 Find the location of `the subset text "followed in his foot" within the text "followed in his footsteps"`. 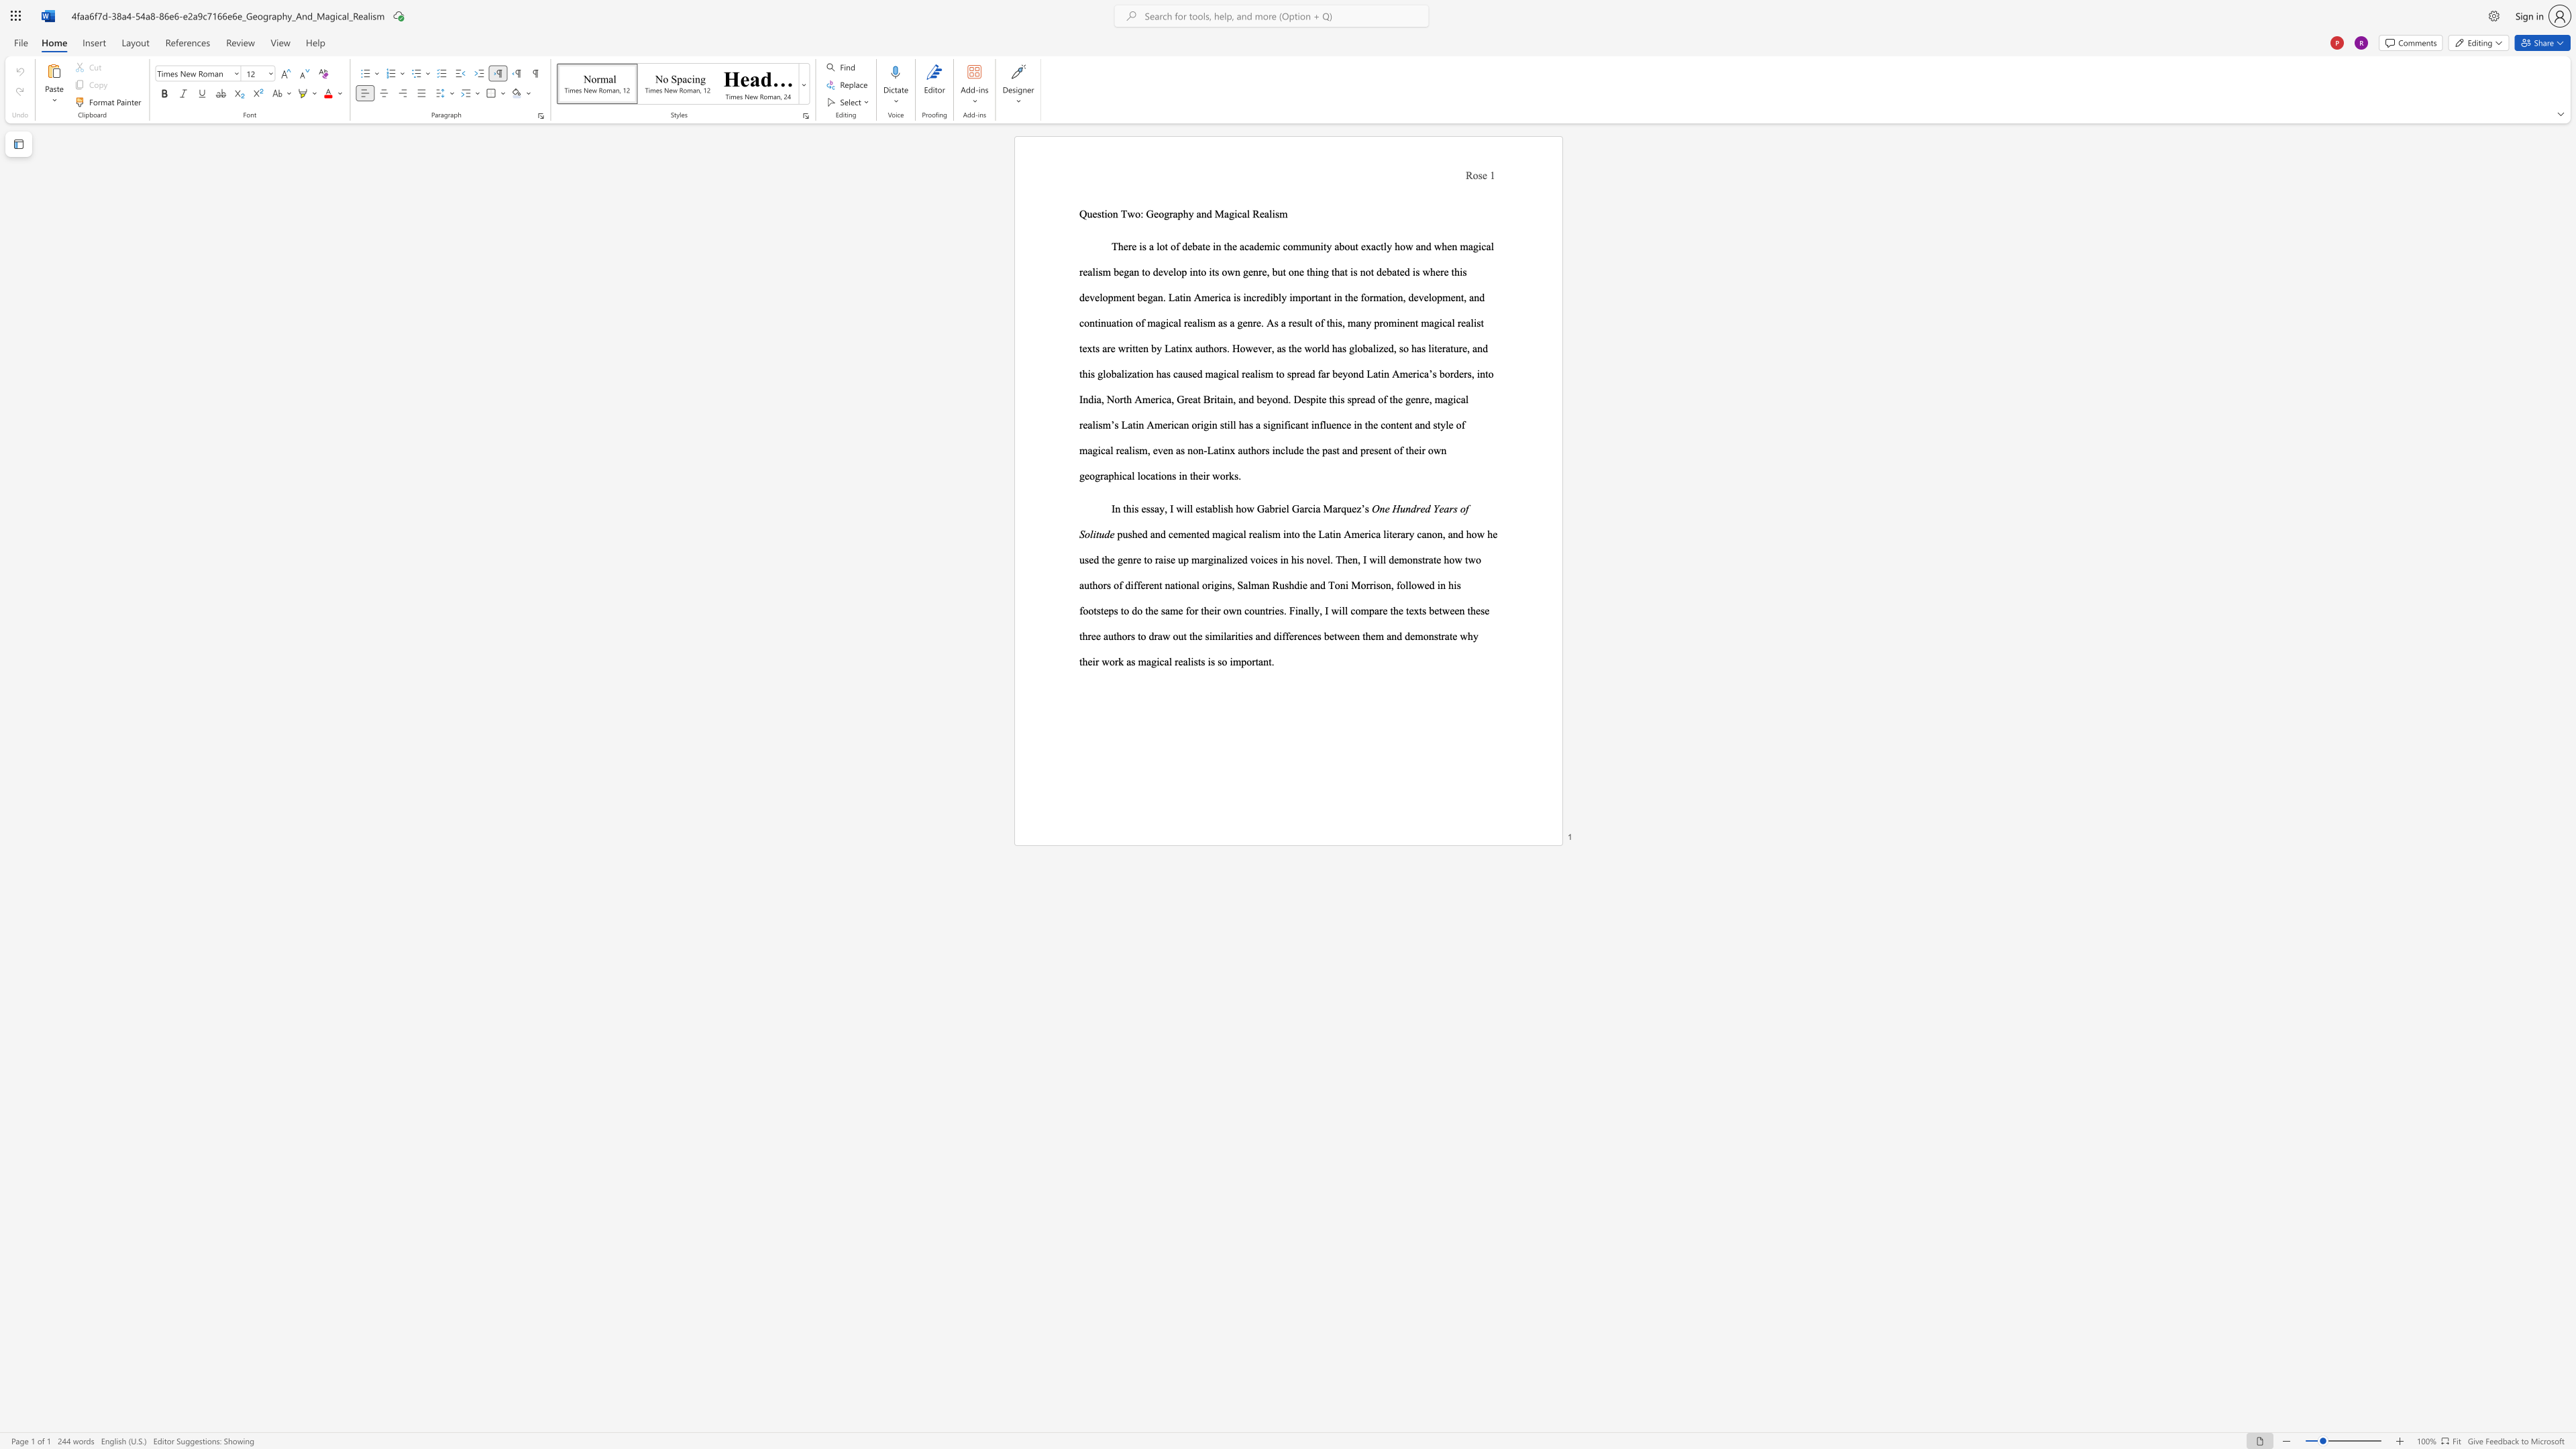

the subset text "followed in his foot" within the text "followed in his footsteps" is located at coordinates (1396, 584).